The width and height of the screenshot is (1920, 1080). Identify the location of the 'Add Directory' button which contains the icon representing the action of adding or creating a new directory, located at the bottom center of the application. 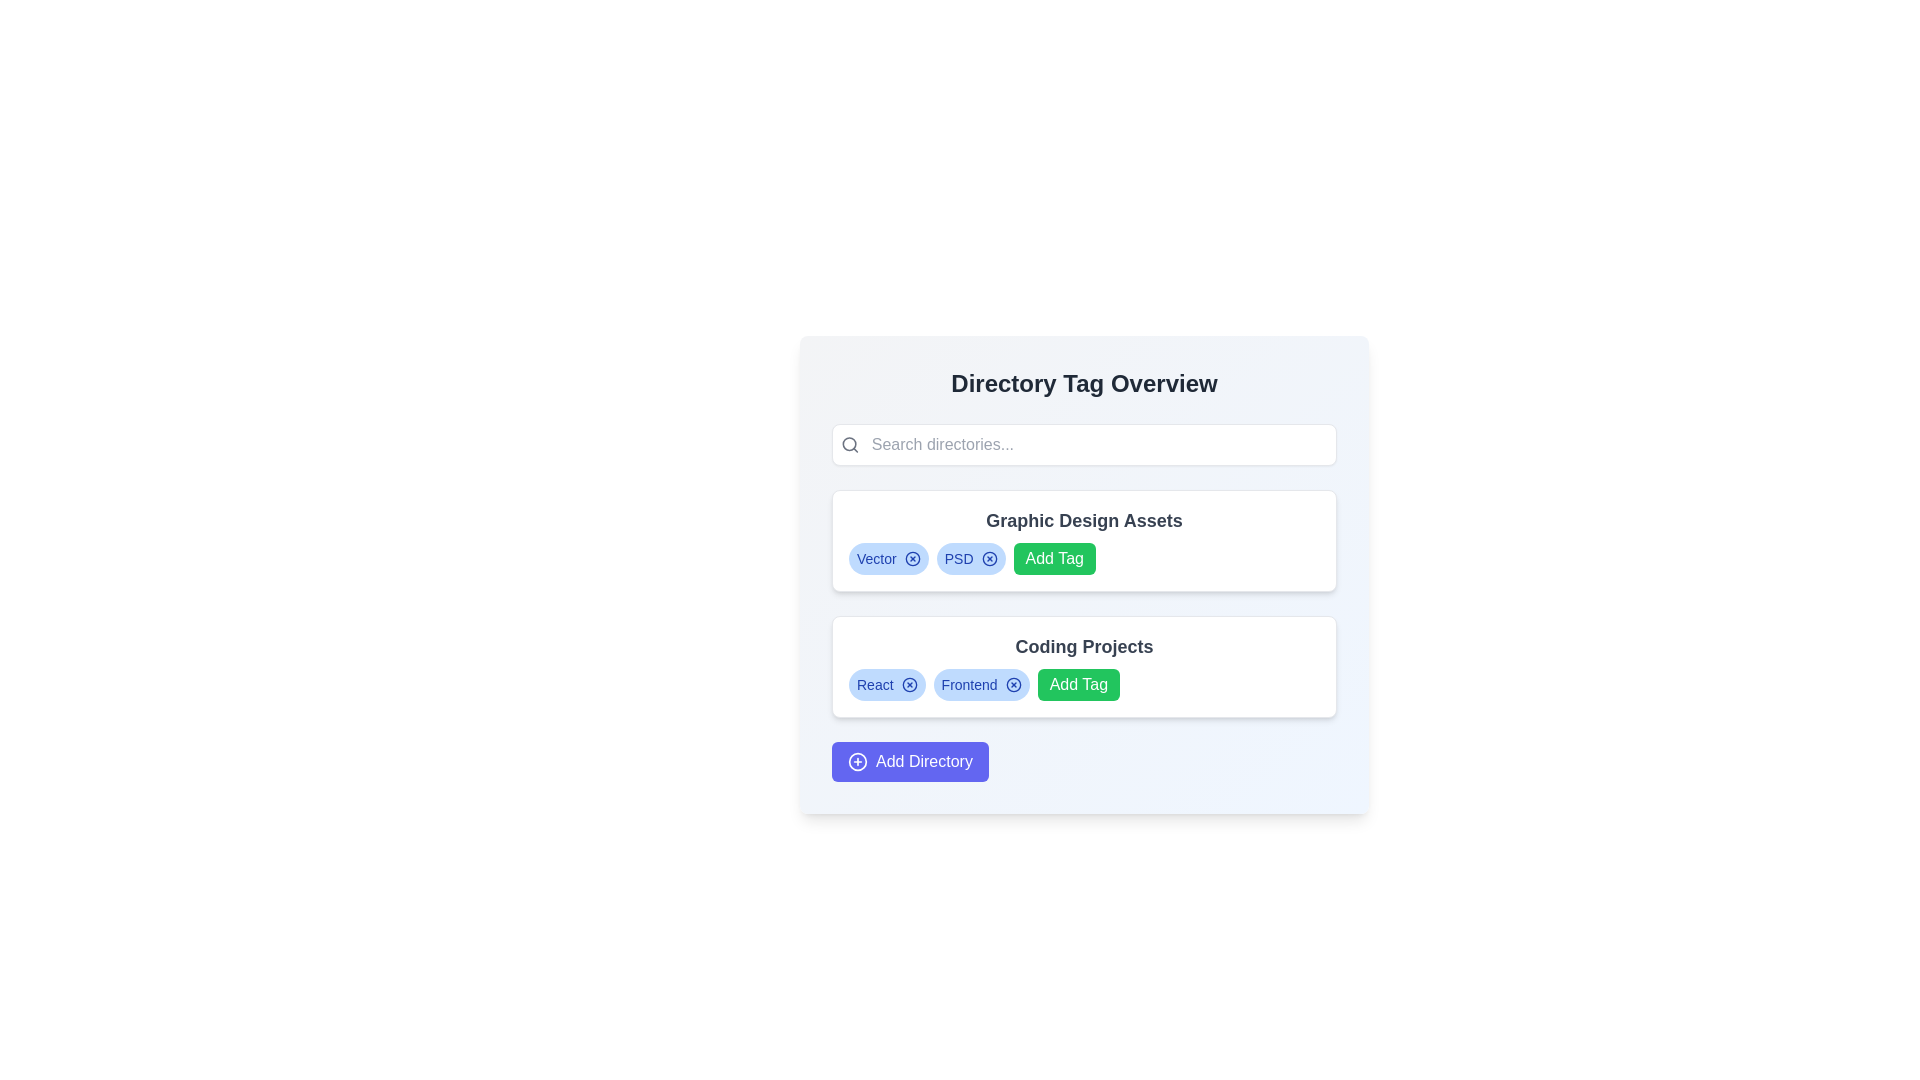
(858, 762).